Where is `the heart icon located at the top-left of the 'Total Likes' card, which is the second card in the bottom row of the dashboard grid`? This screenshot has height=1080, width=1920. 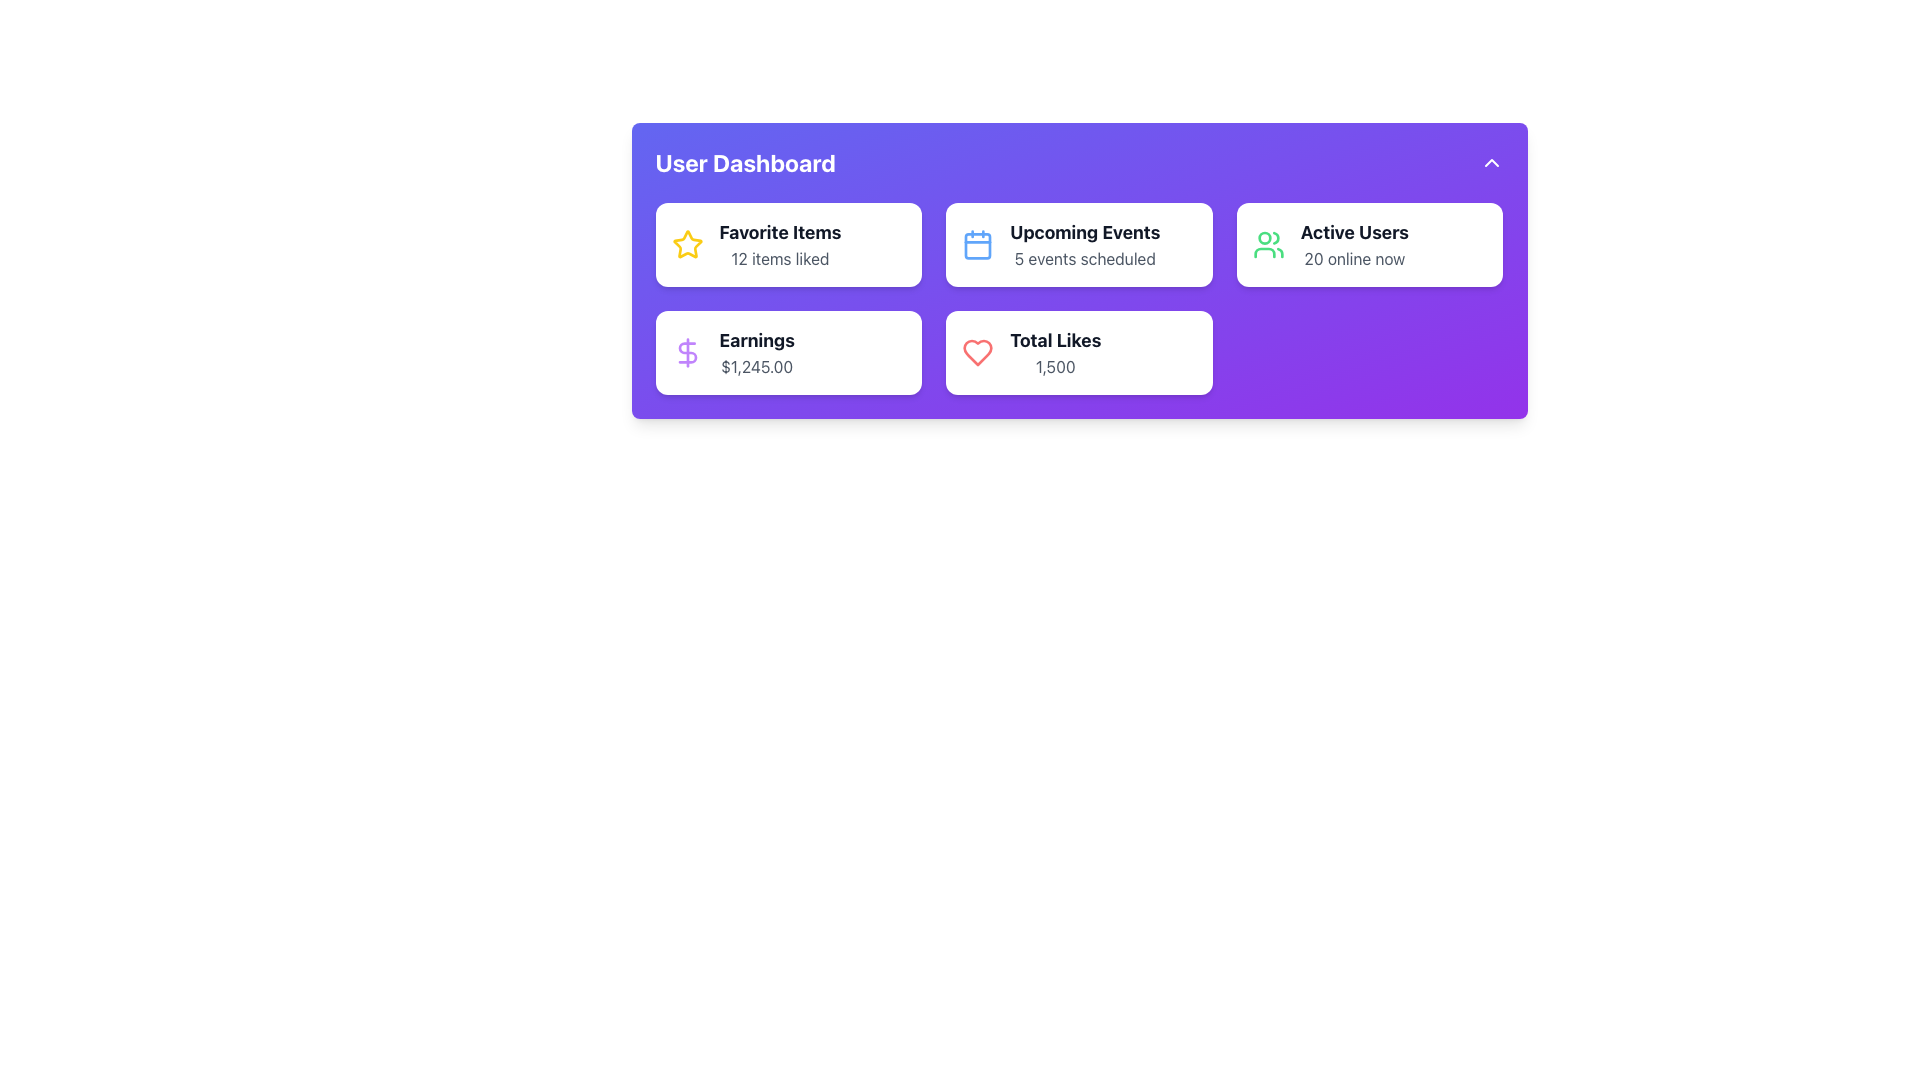 the heart icon located at the top-left of the 'Total Likes' card, which is the second card in the bottom row of the dashboard grid is located at coordinates (978, 352).